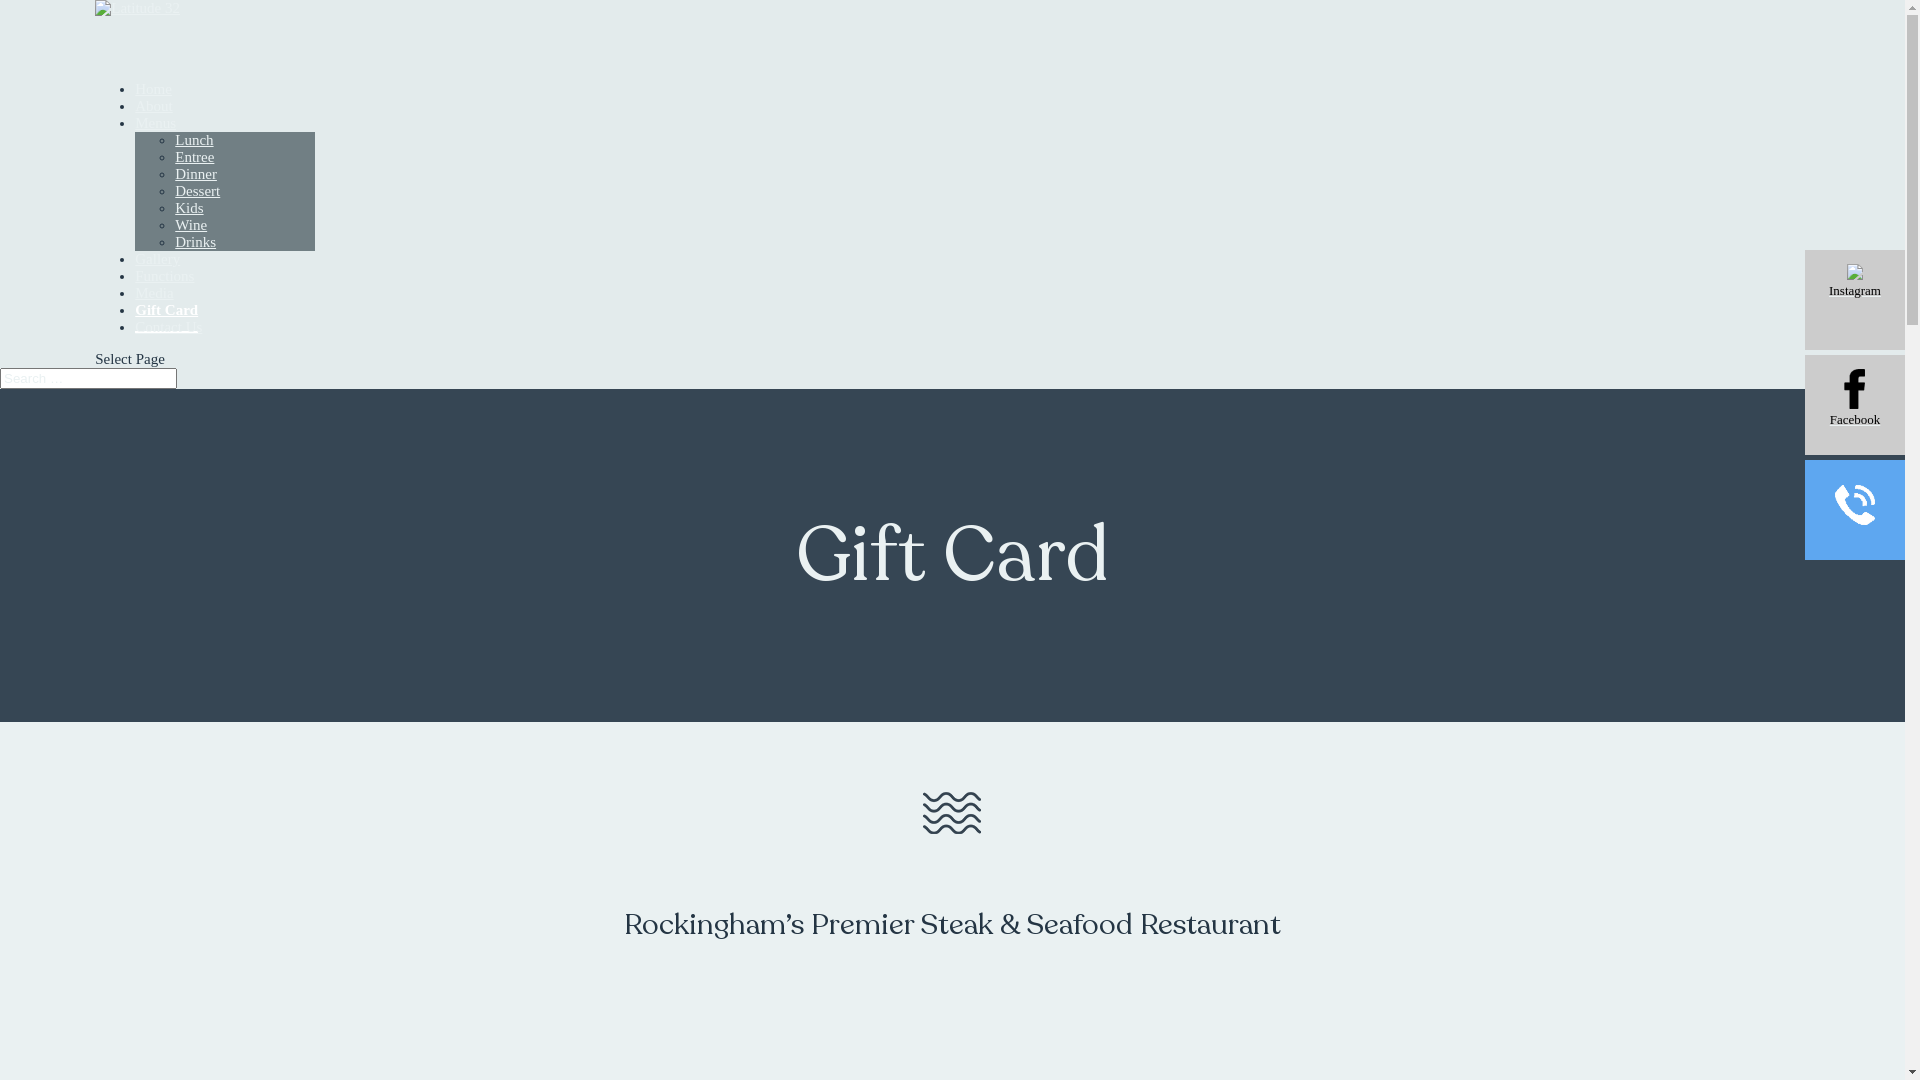  I want to click on 'Facebook', so click(1853, 405).